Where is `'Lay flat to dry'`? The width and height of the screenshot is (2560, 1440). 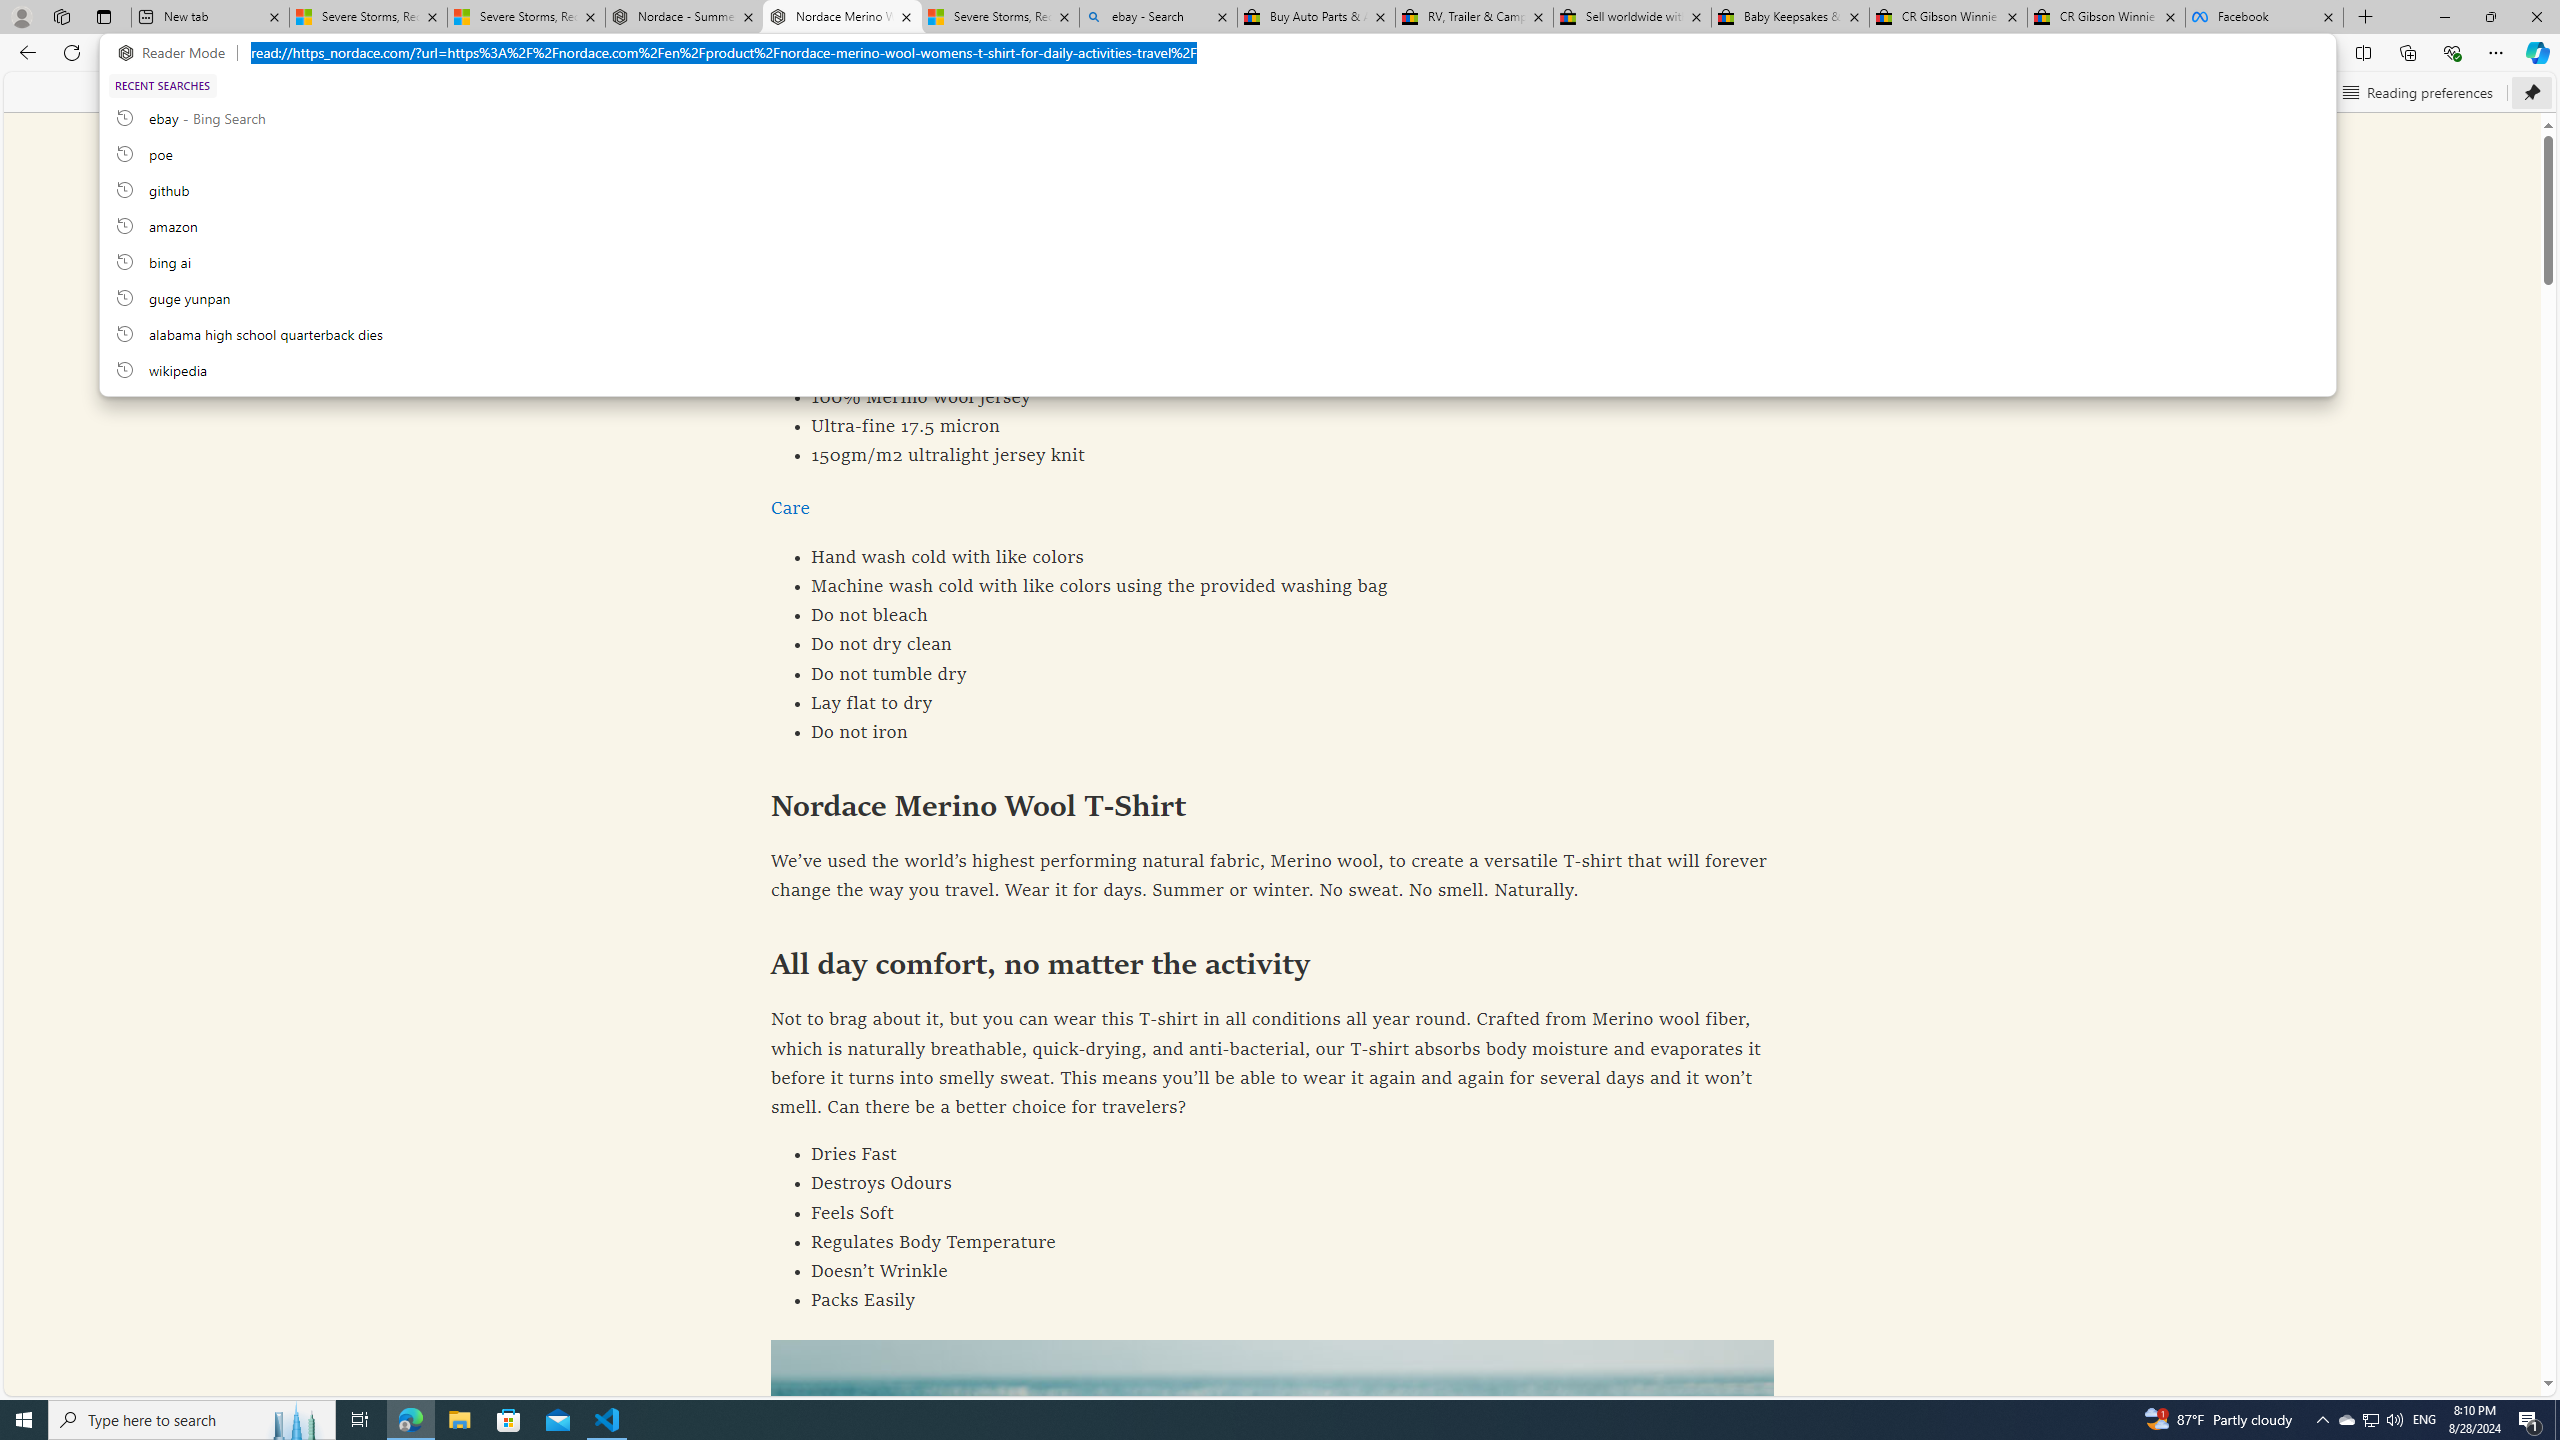 'Lay flat to dry' is located at coordinates (1272, 702).